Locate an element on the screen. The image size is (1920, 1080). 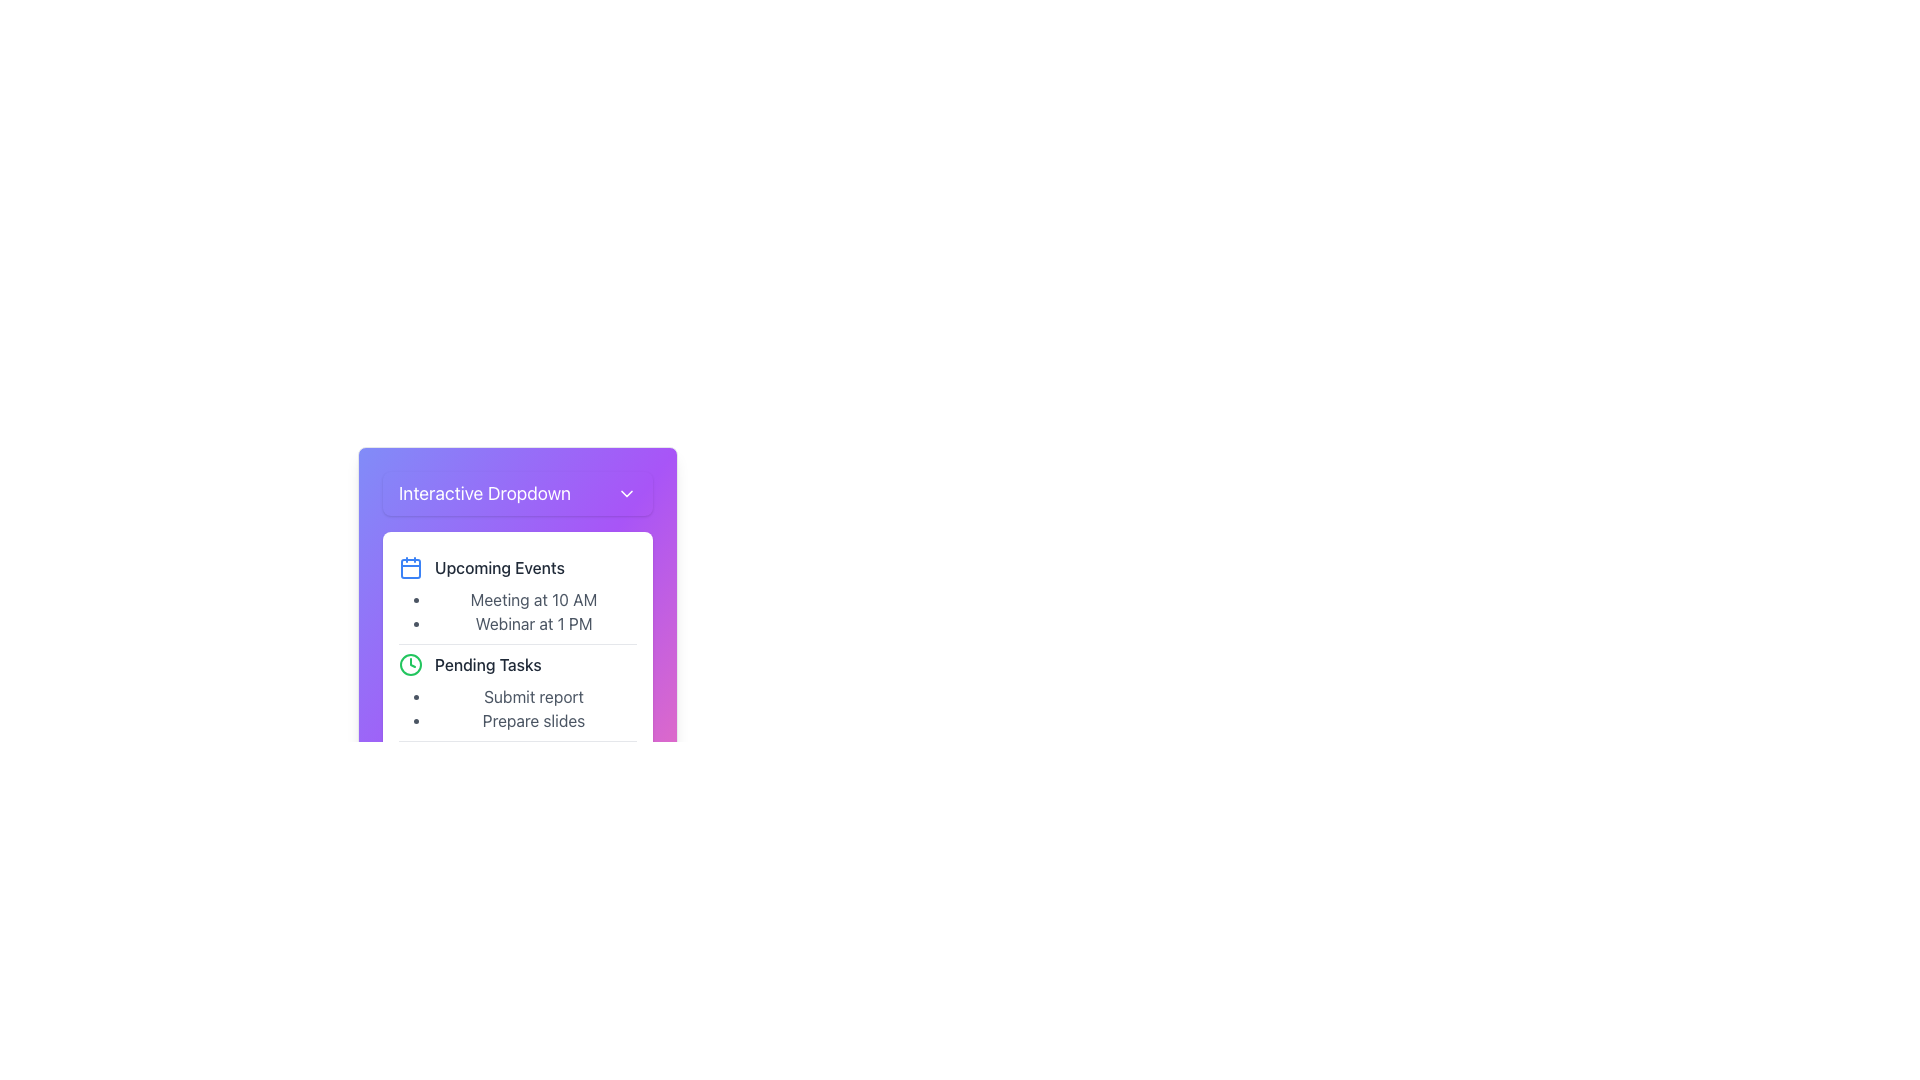
the 'Upcoming Events' label, which is a bold, dark gray text label located within the 'Interactive Dropdown' card, next to a calendar icon is located at coordinates (499, 567).